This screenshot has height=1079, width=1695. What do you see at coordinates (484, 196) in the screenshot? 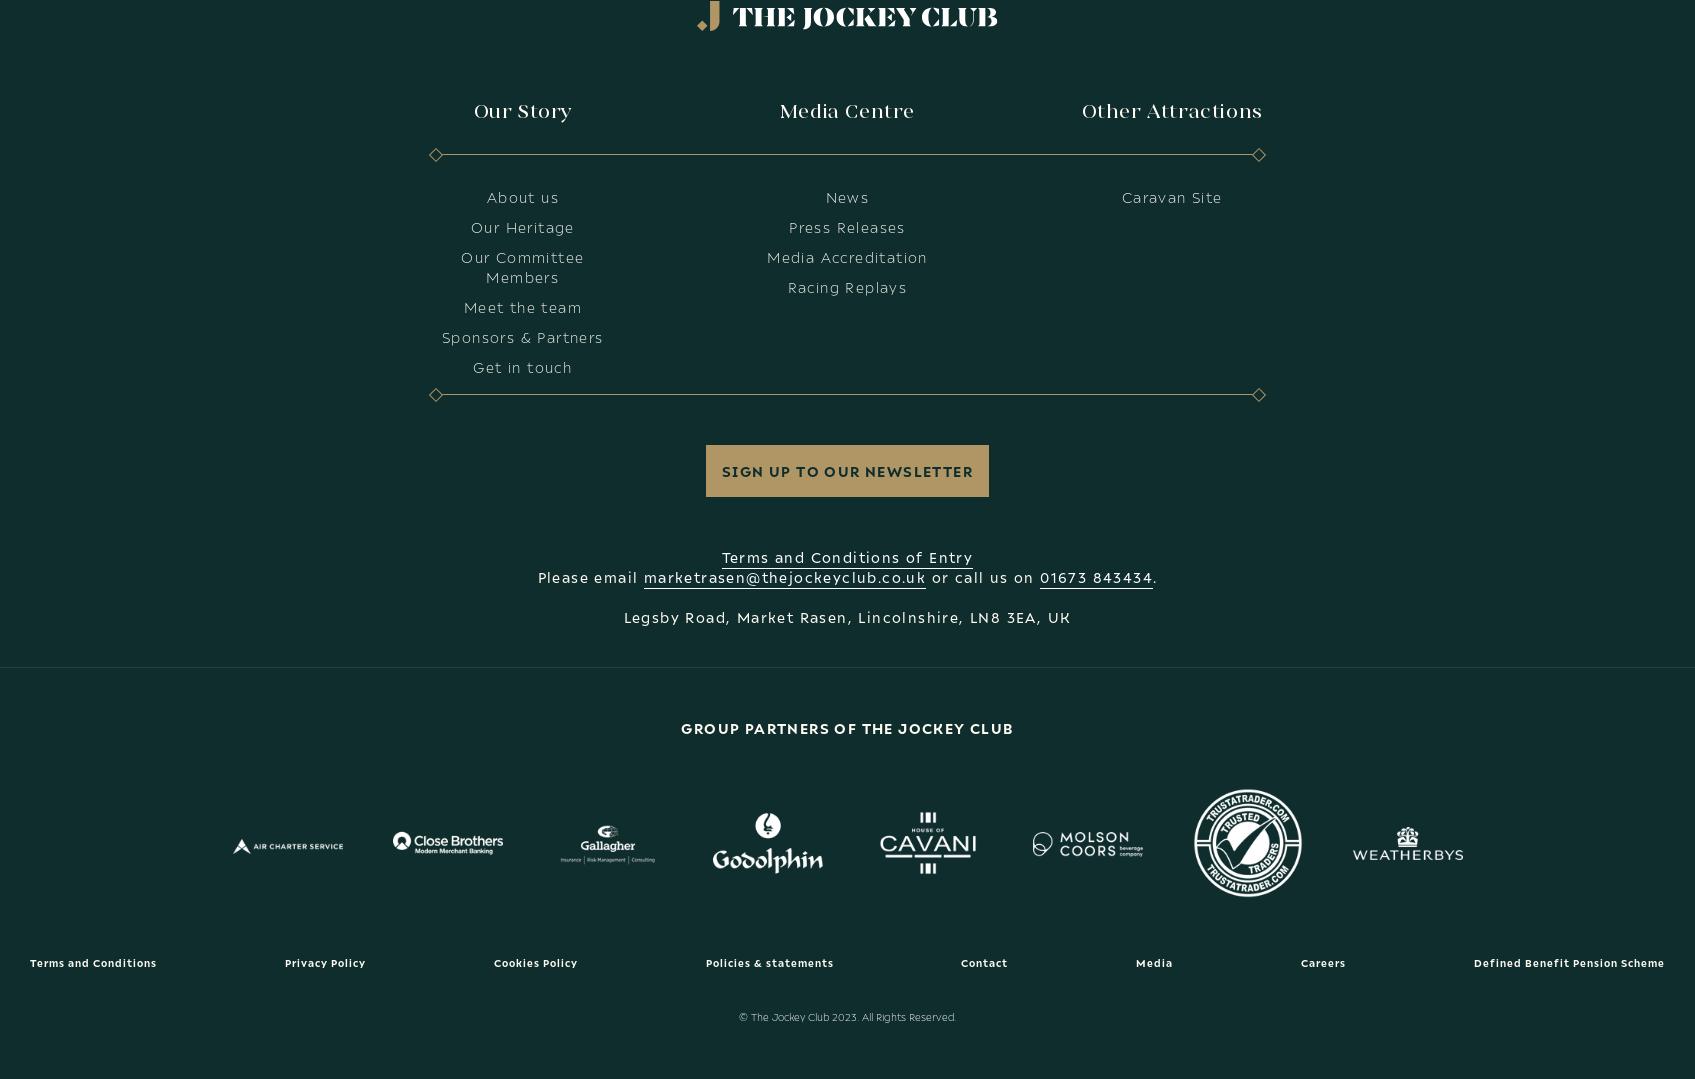
I see `'About us'` at bounding box center [484, 196].